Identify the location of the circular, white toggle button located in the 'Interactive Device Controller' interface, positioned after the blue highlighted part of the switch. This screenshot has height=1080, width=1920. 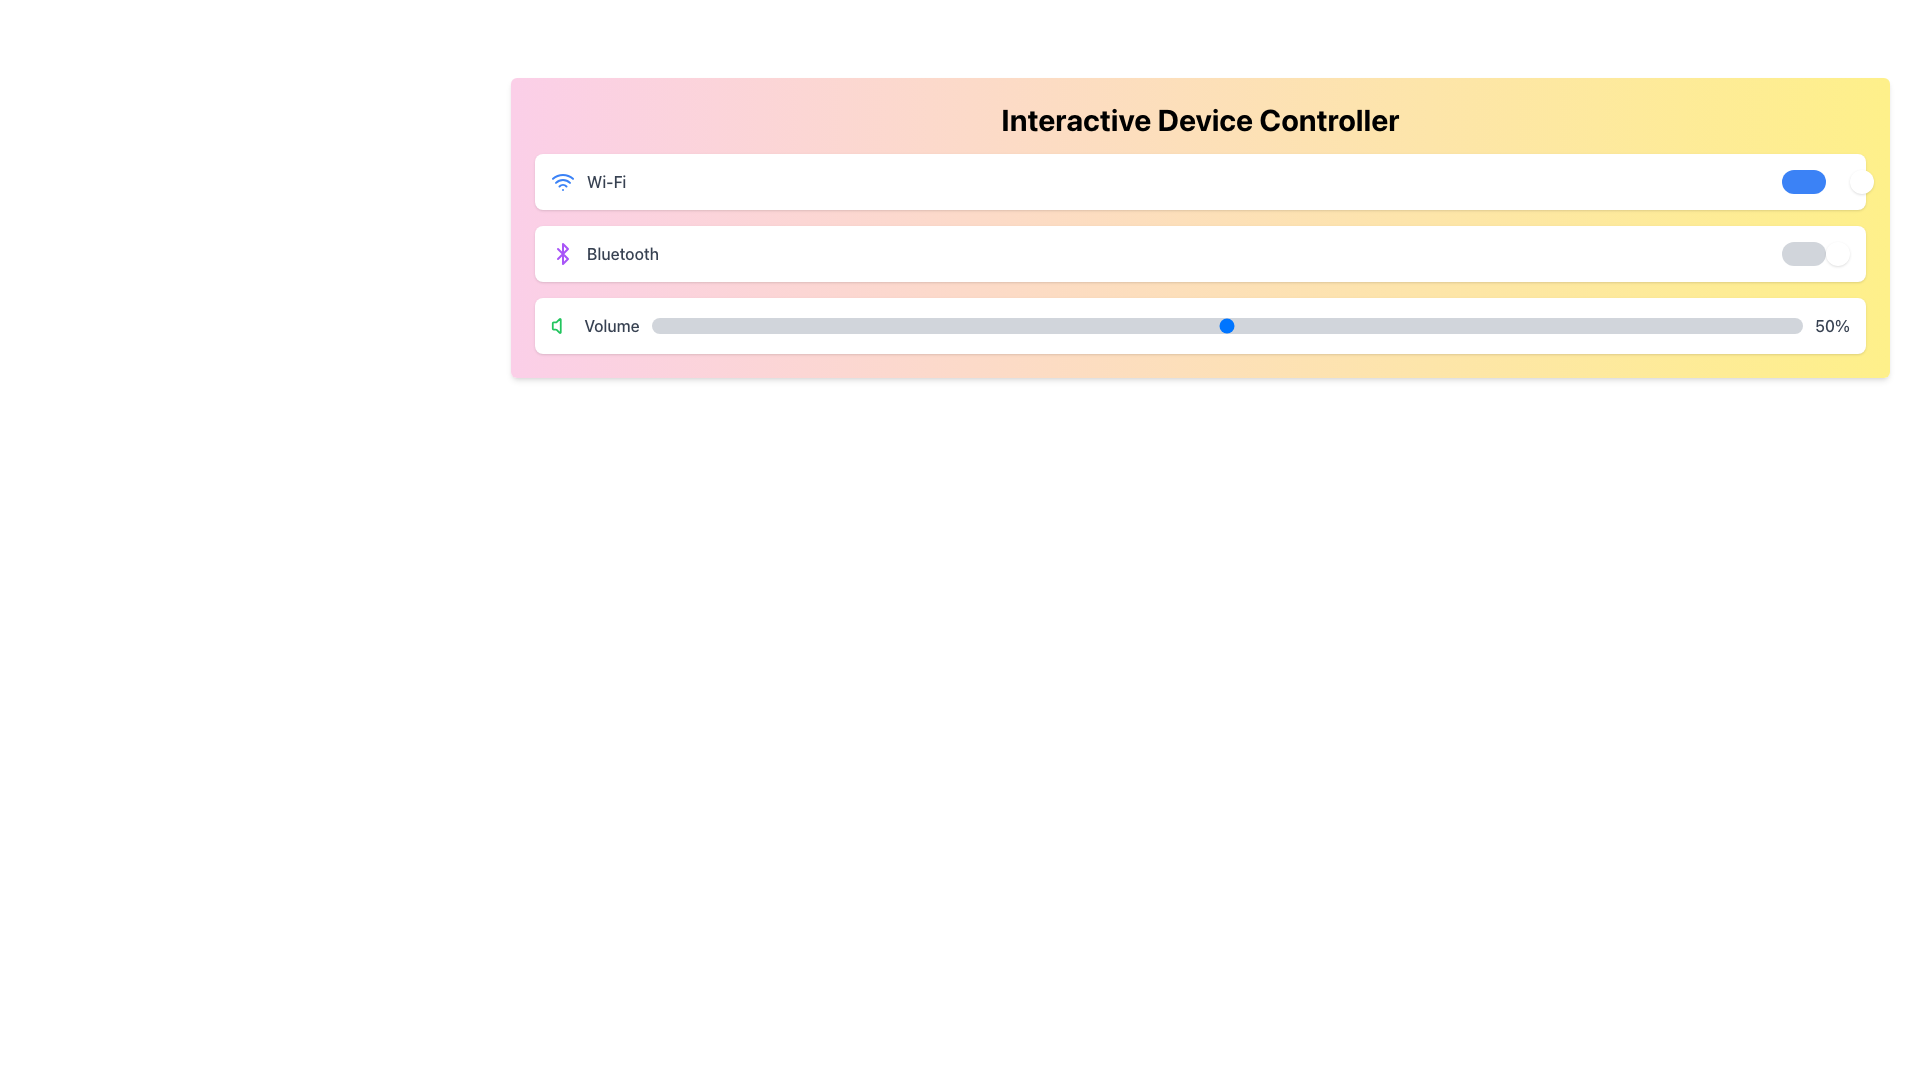
(1861, 181).